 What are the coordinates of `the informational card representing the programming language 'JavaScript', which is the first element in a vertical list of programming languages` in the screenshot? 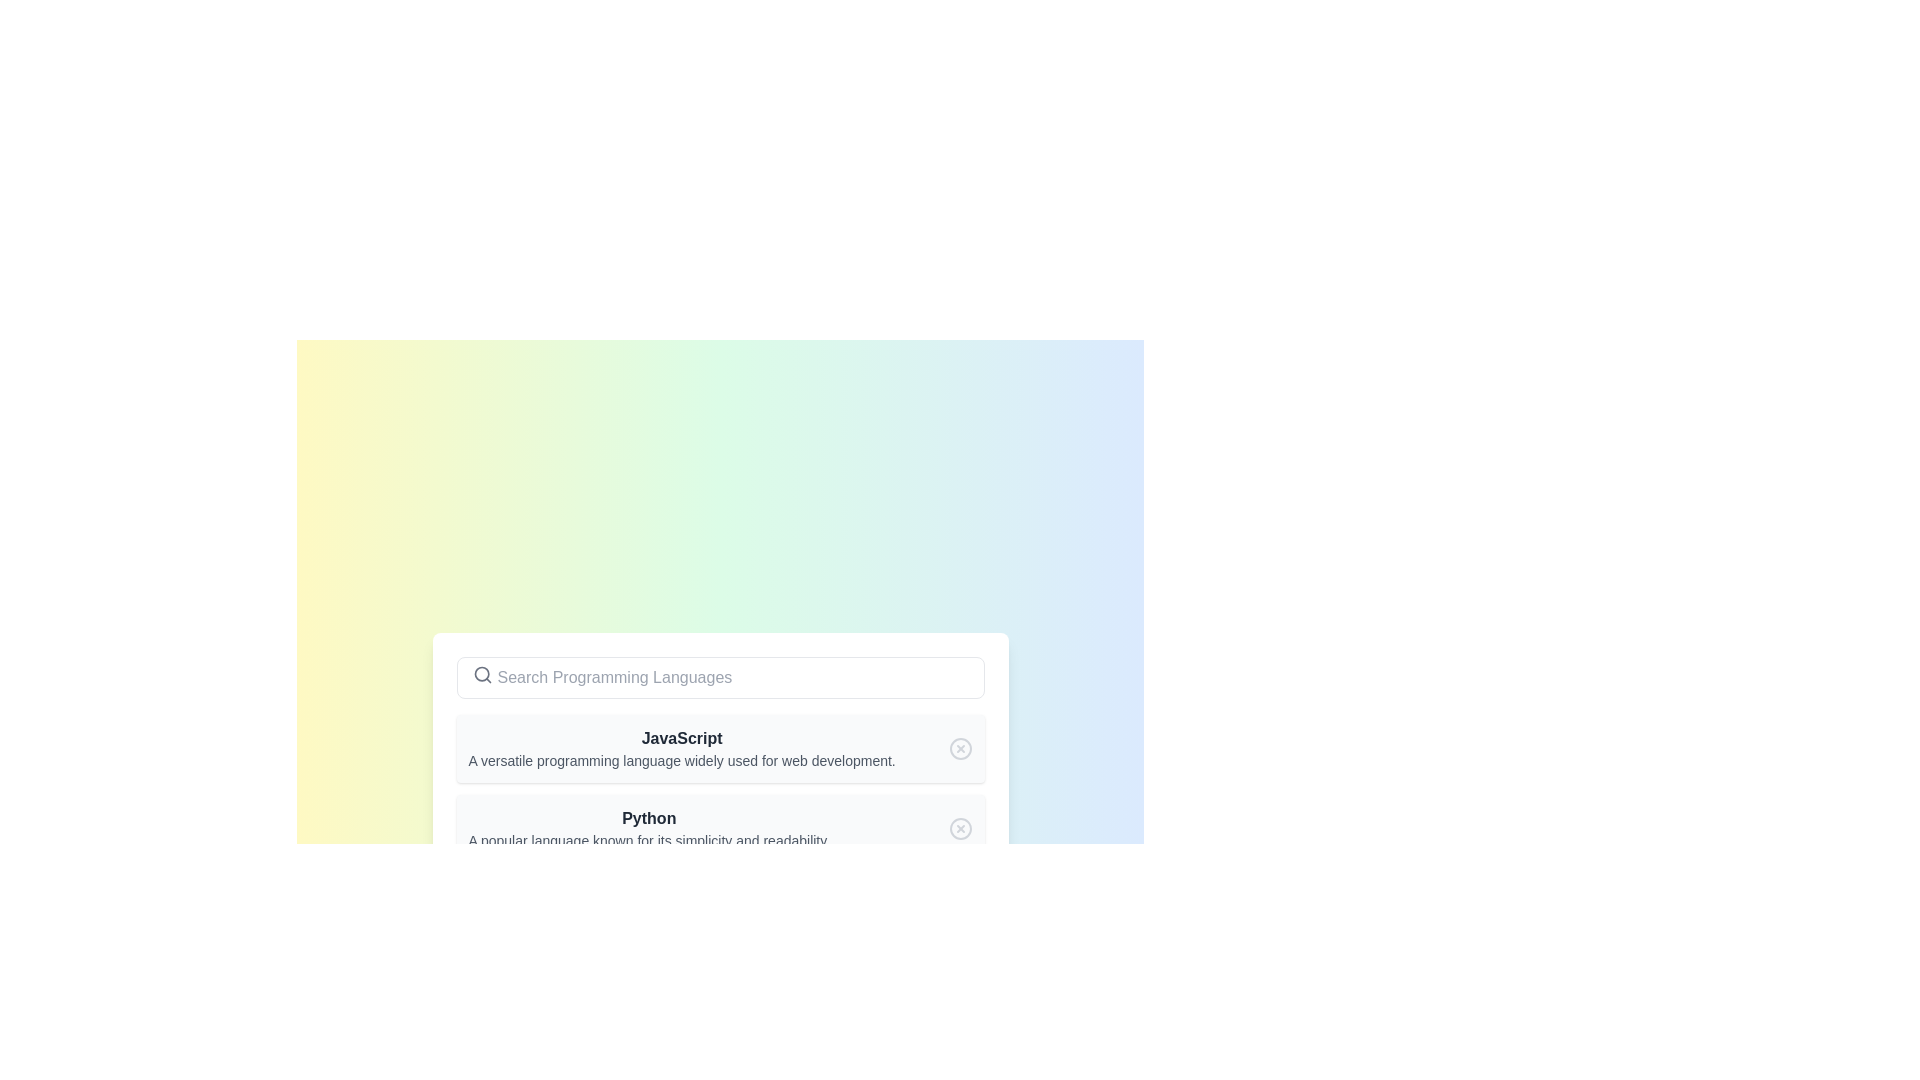 It's located at (720, 748).